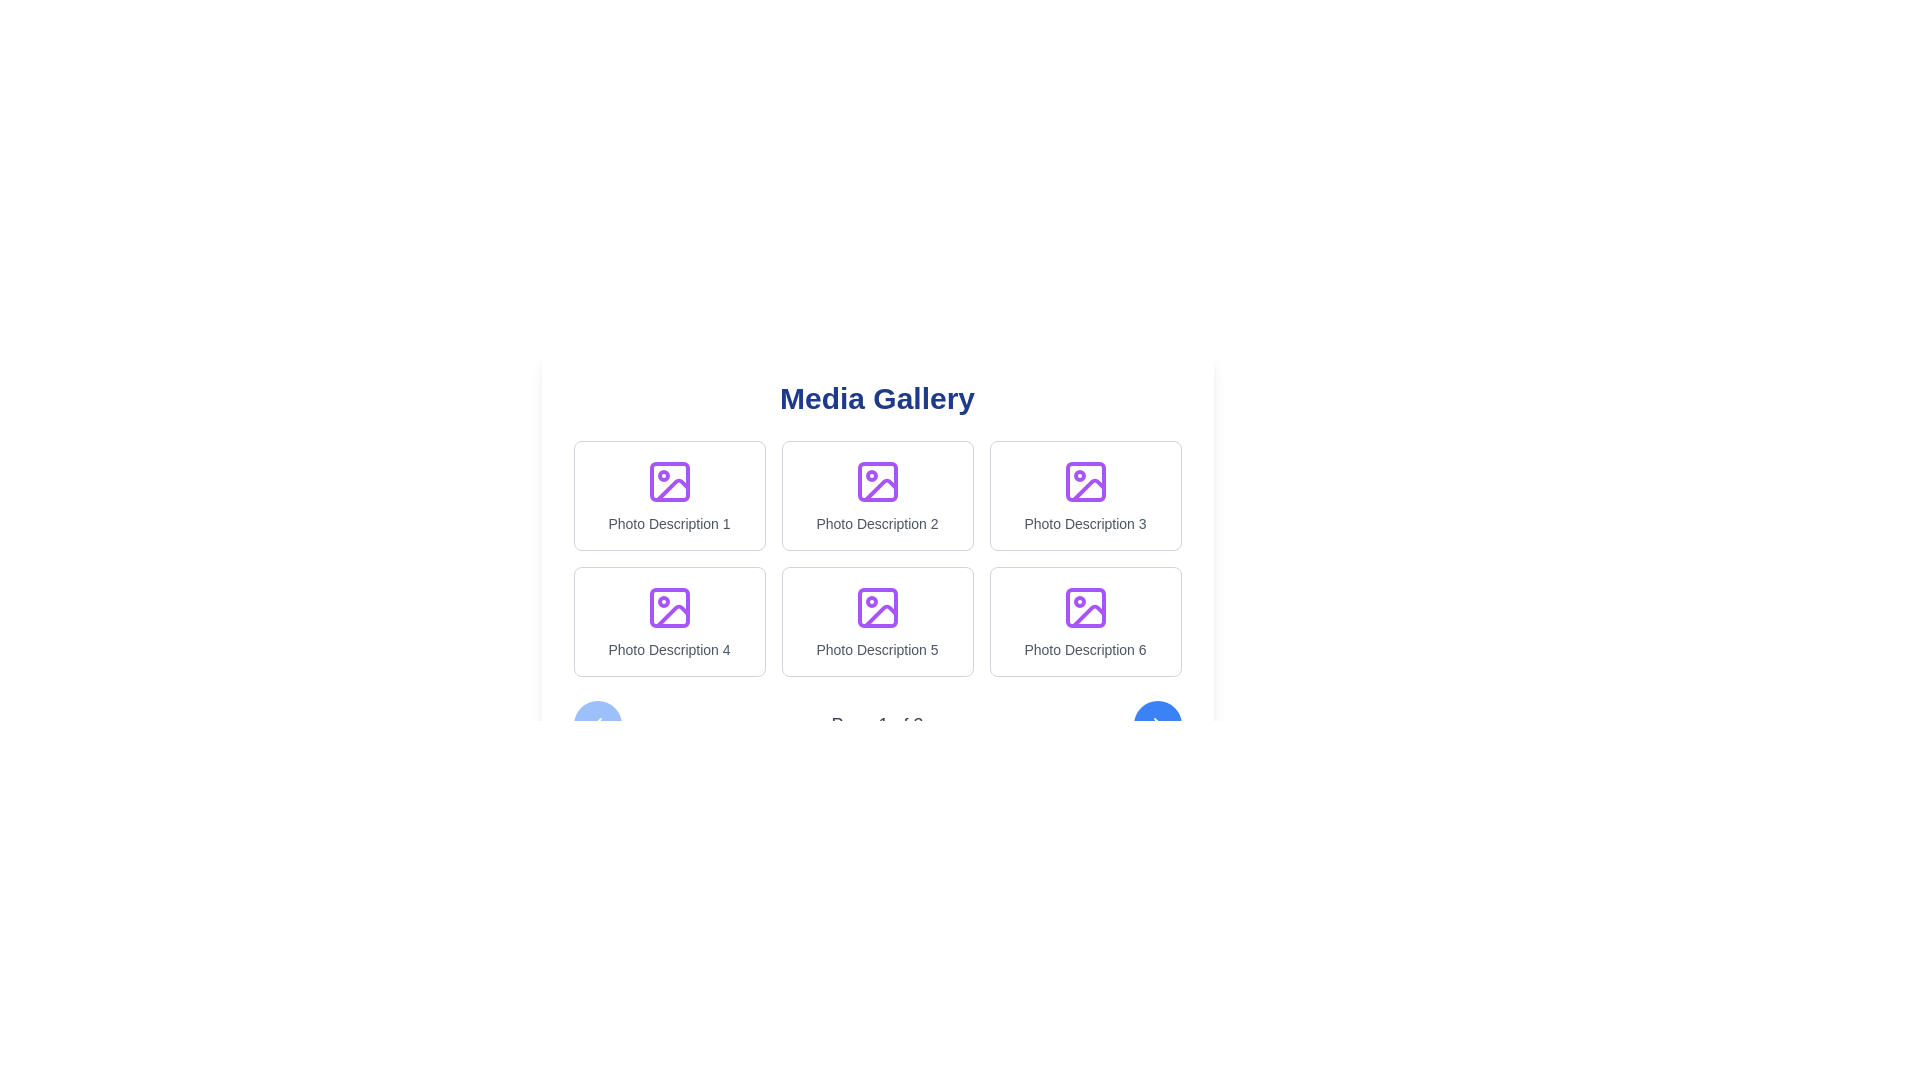 This screenshot has height=1080, width=1920. What do you see at coordinates (669, 523) in the screenshot?
I see `the text label that displays 'Photo Description 1', which is styled with gray color and centered text alignment, located below an image icon in the 'Media Gallery' section` at bounding box center [669, 523].